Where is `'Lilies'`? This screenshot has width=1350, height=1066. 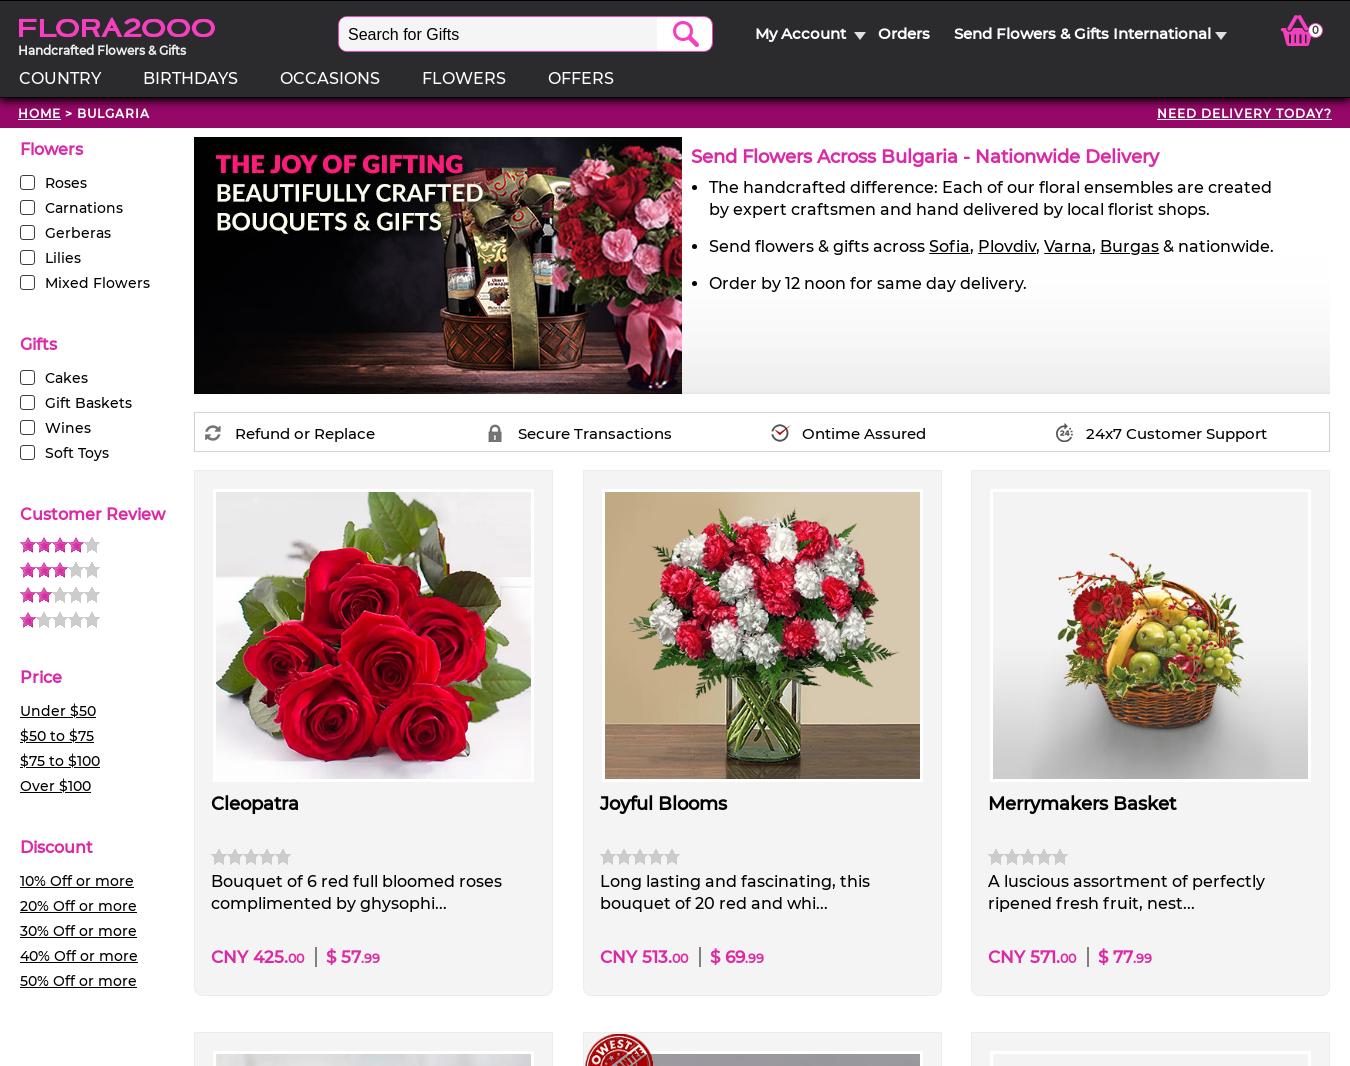 'Lilies' is located at coordinates (62, 256).